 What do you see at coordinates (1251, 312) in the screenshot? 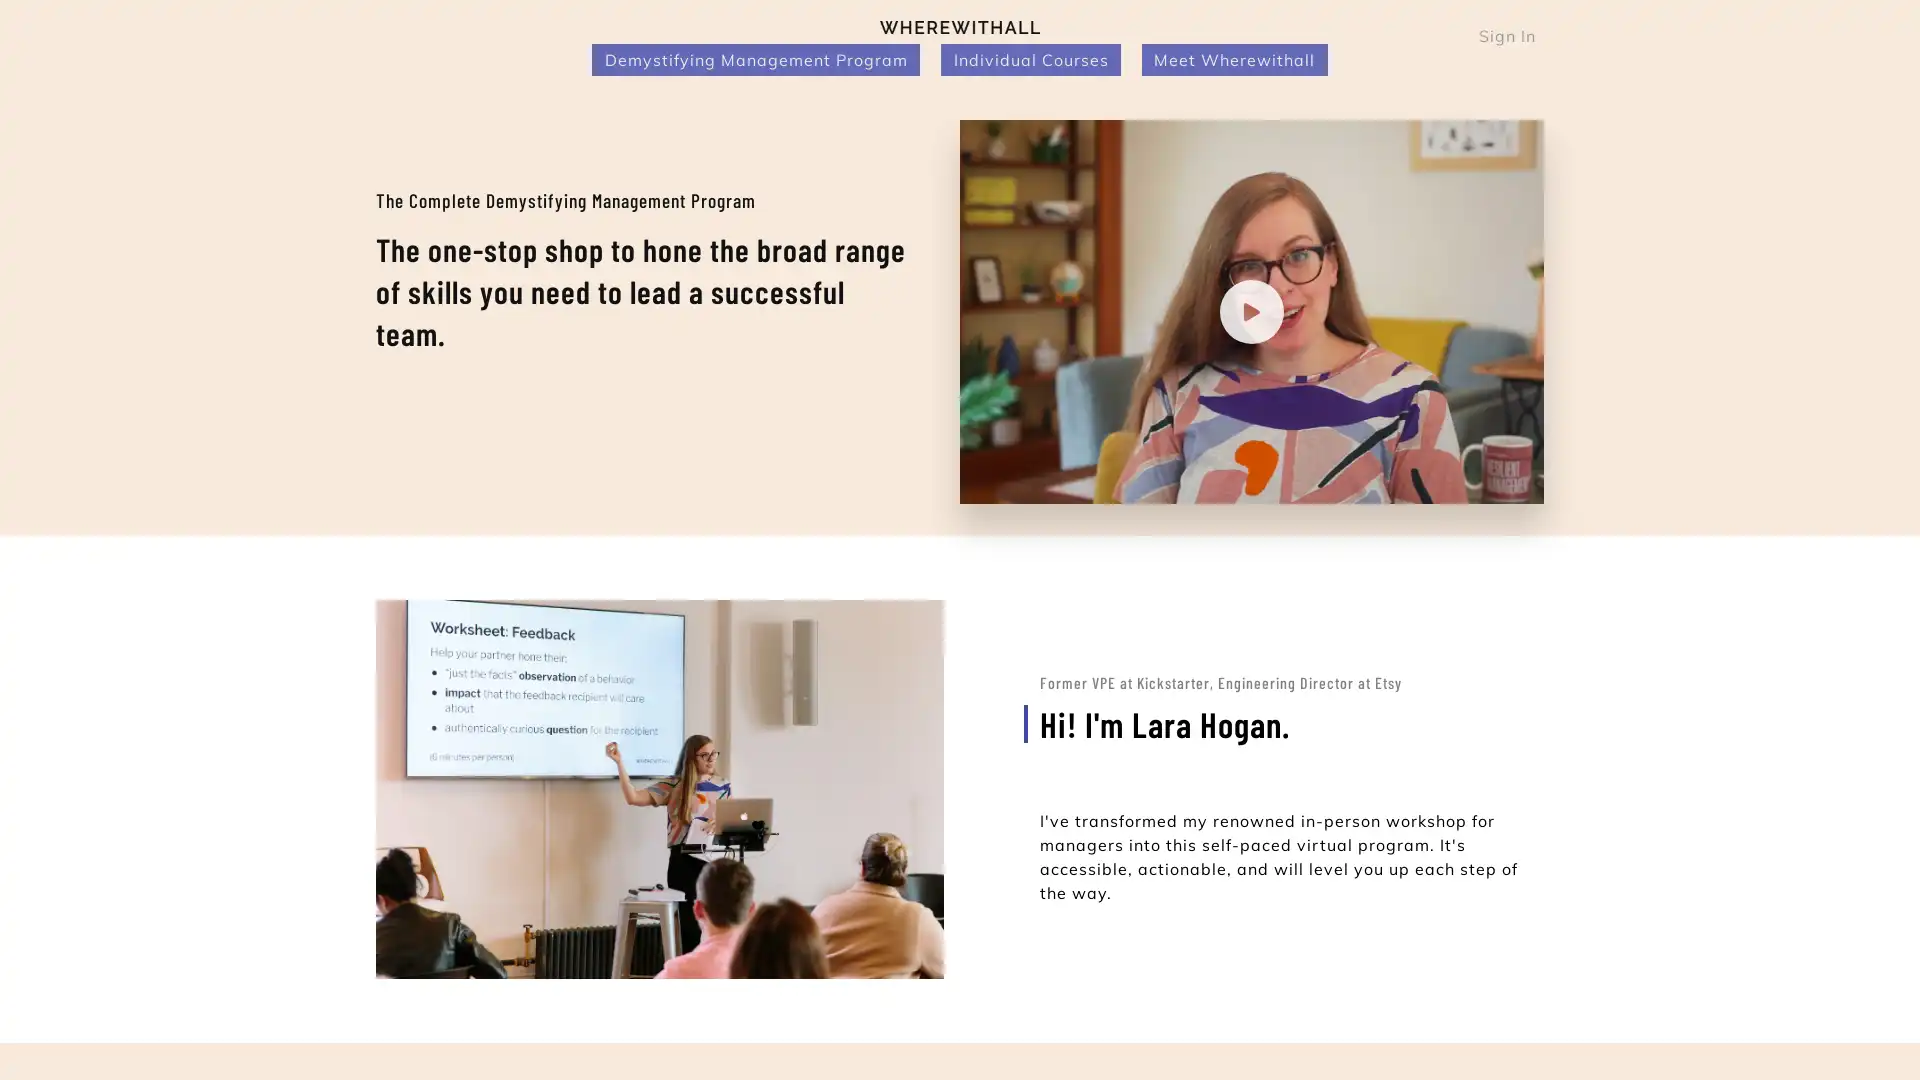
I see `Play video` at bounding box center [1251, 312].